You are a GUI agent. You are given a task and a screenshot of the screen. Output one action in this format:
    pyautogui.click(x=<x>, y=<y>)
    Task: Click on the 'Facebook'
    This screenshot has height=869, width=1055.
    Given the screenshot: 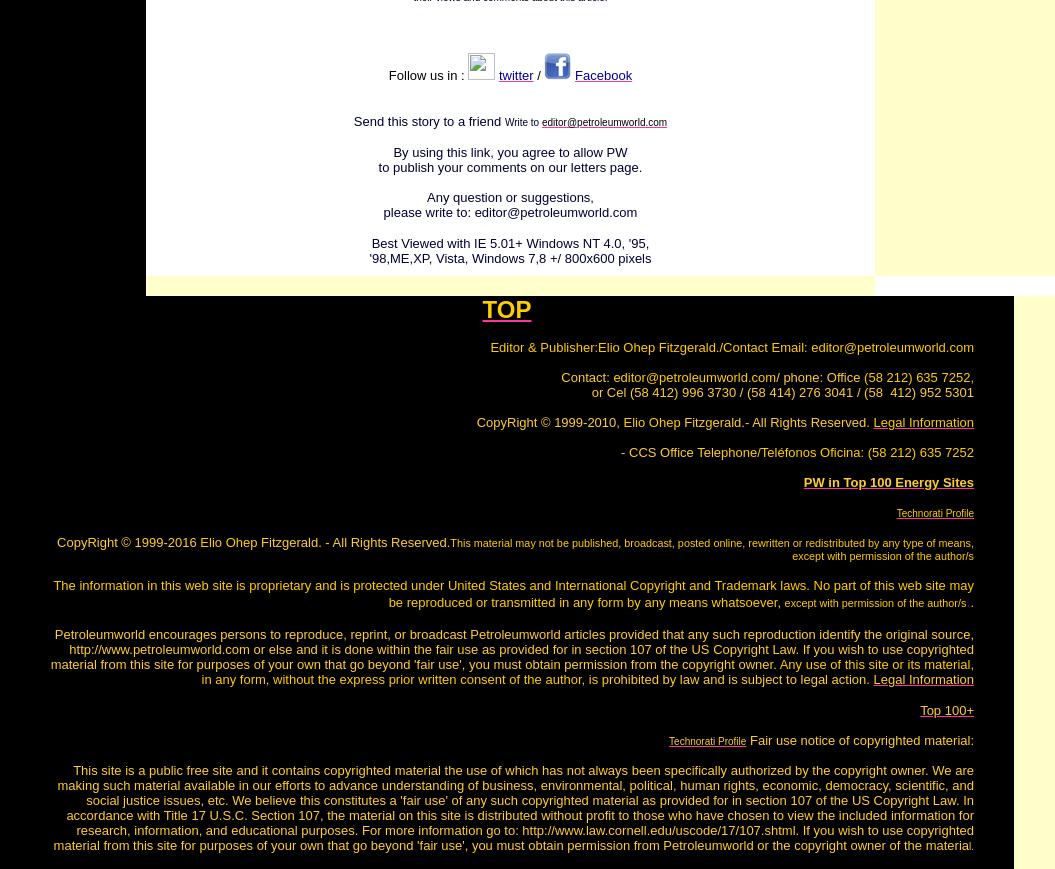 What is the action you would take?
    pyautogui.click(x=573, y=74)
    